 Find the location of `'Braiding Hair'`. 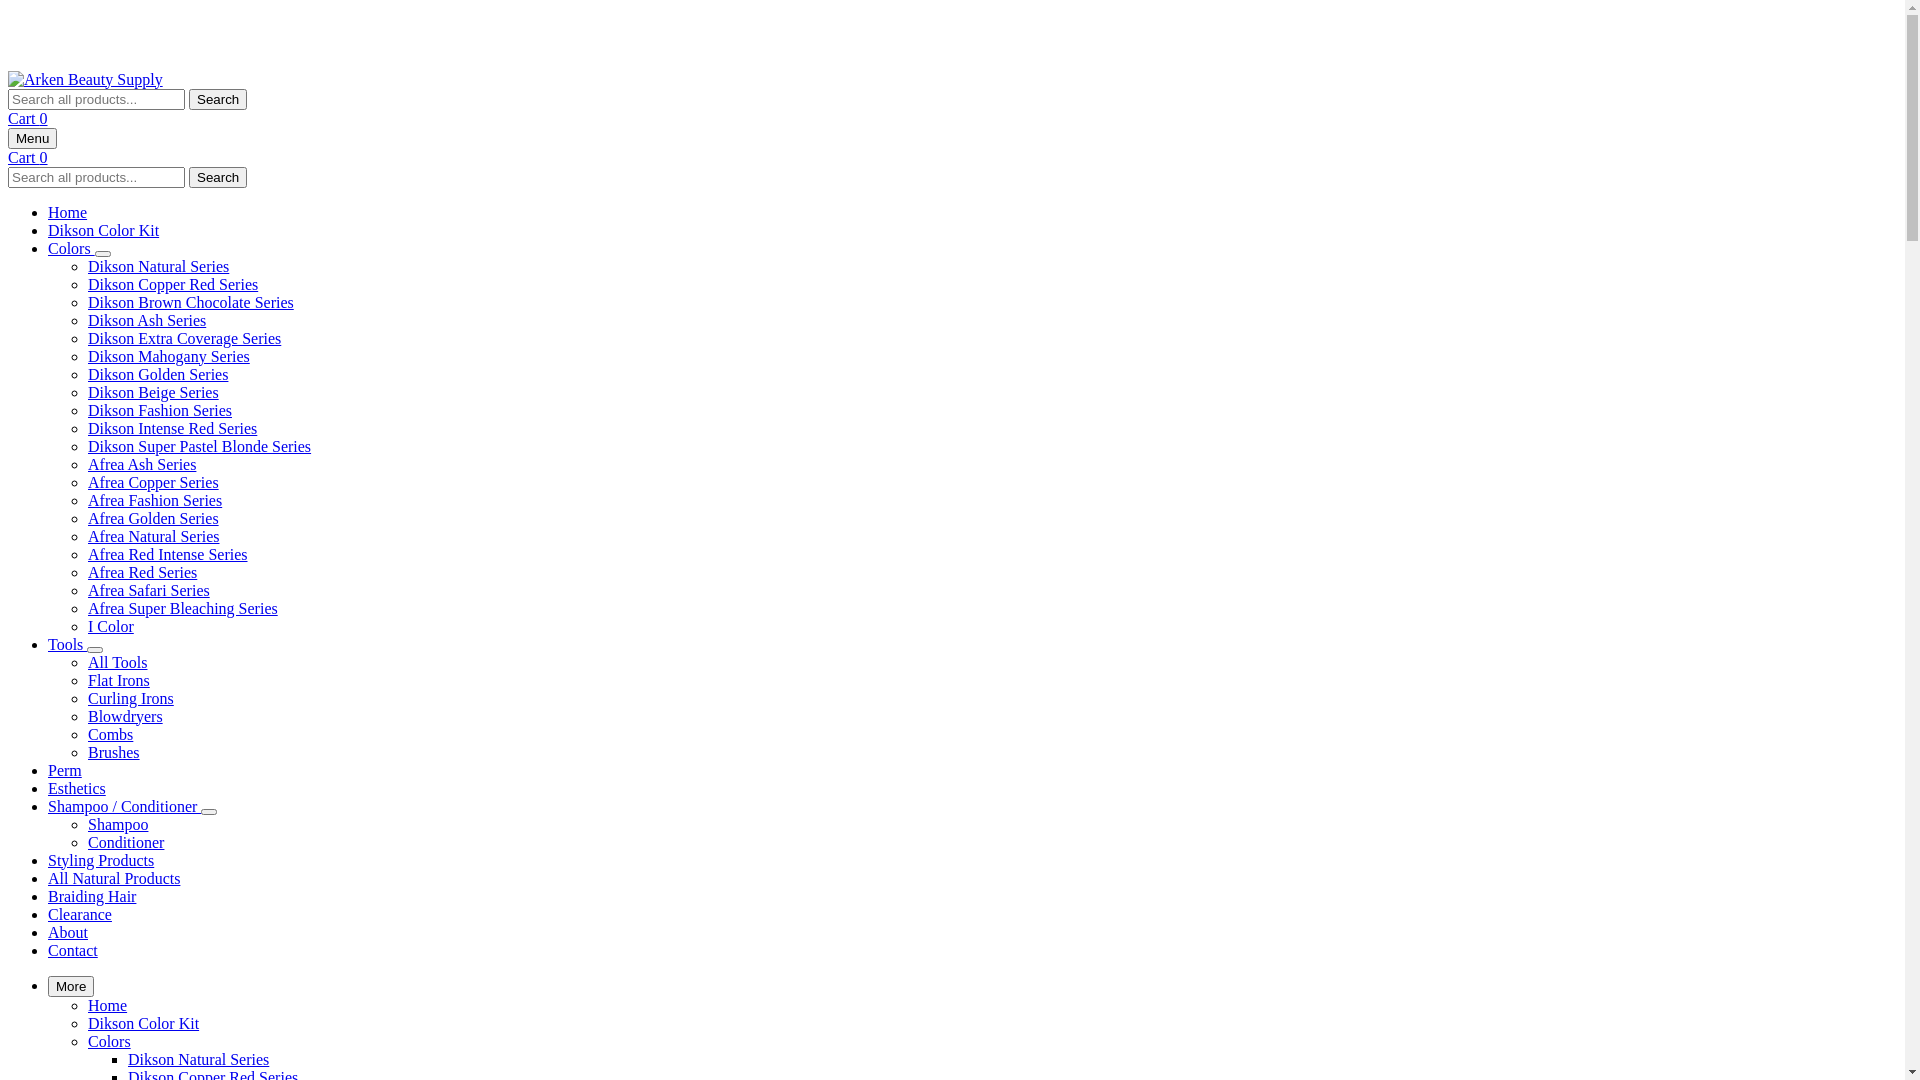

'Braiding Hair' is located at coordinates (90, 895).